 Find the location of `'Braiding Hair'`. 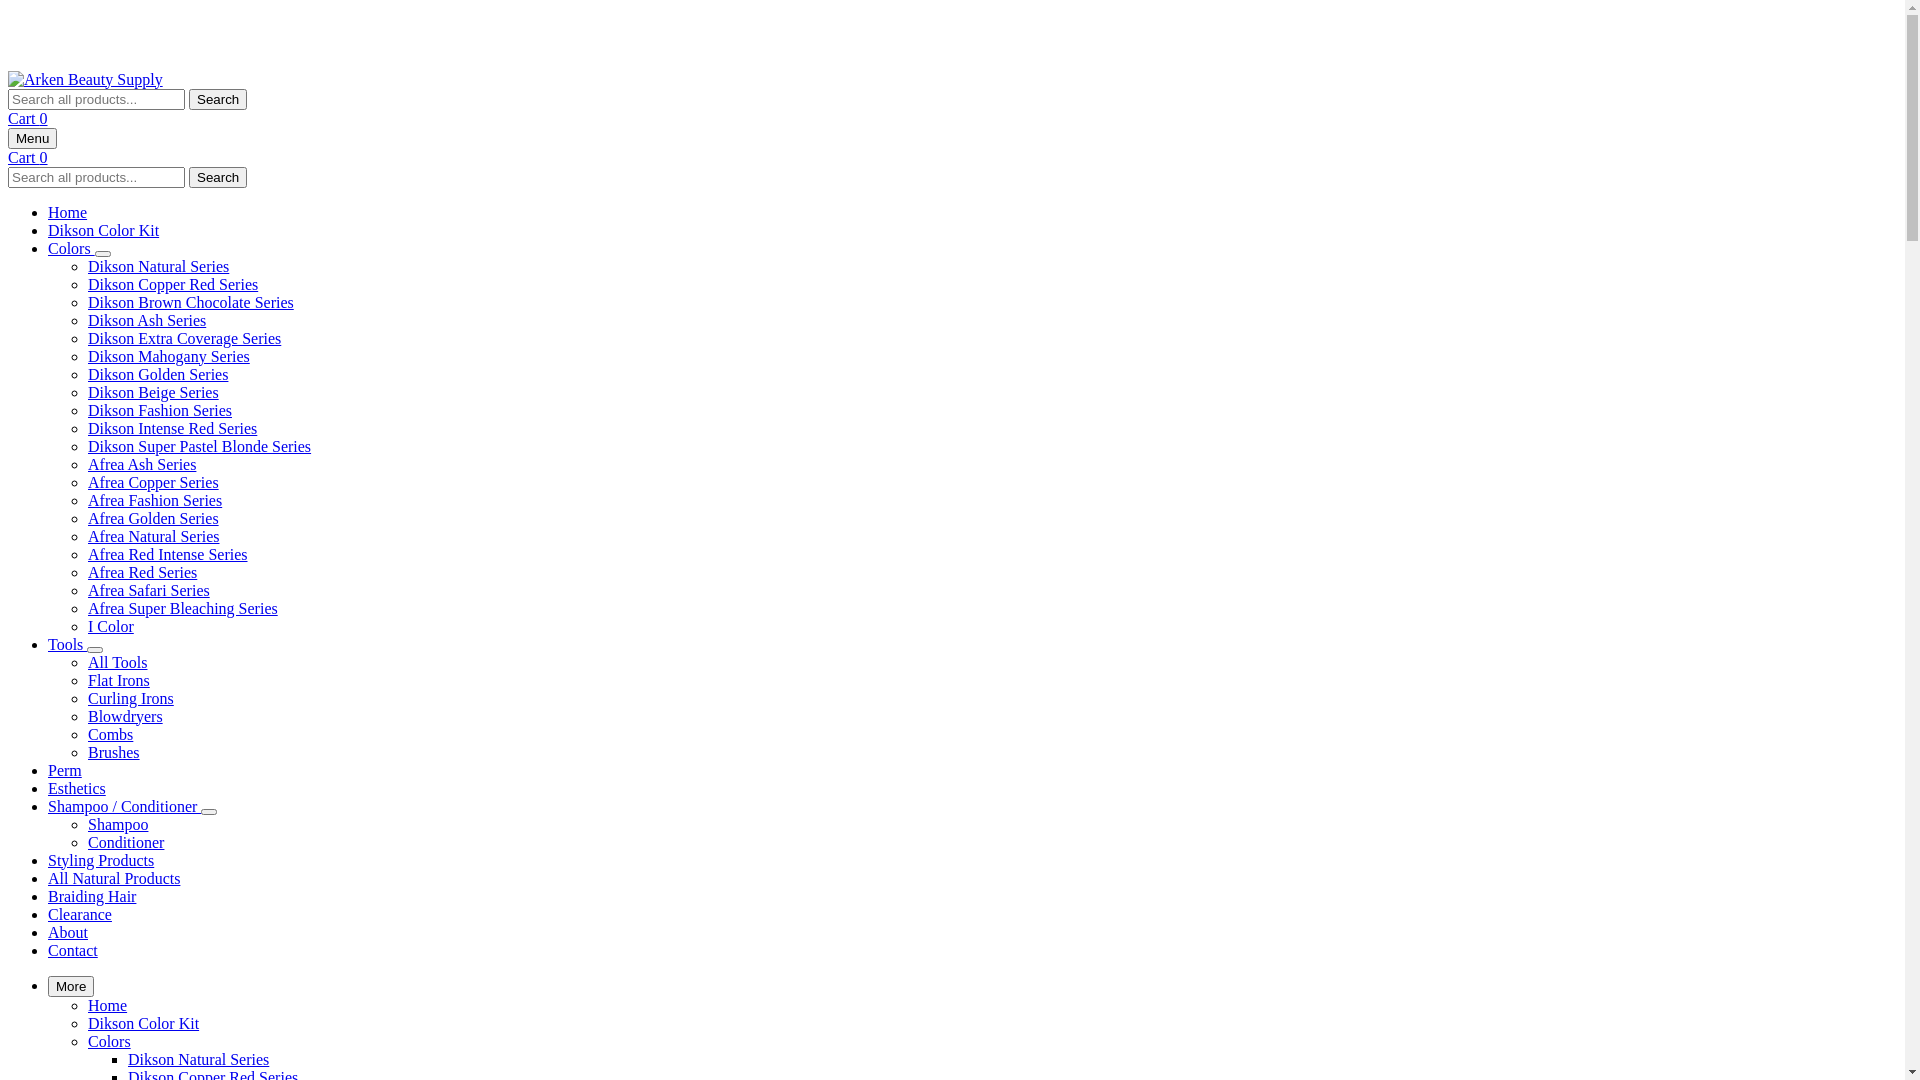

'Braiding Hair' is located at coordinates (90, 895).